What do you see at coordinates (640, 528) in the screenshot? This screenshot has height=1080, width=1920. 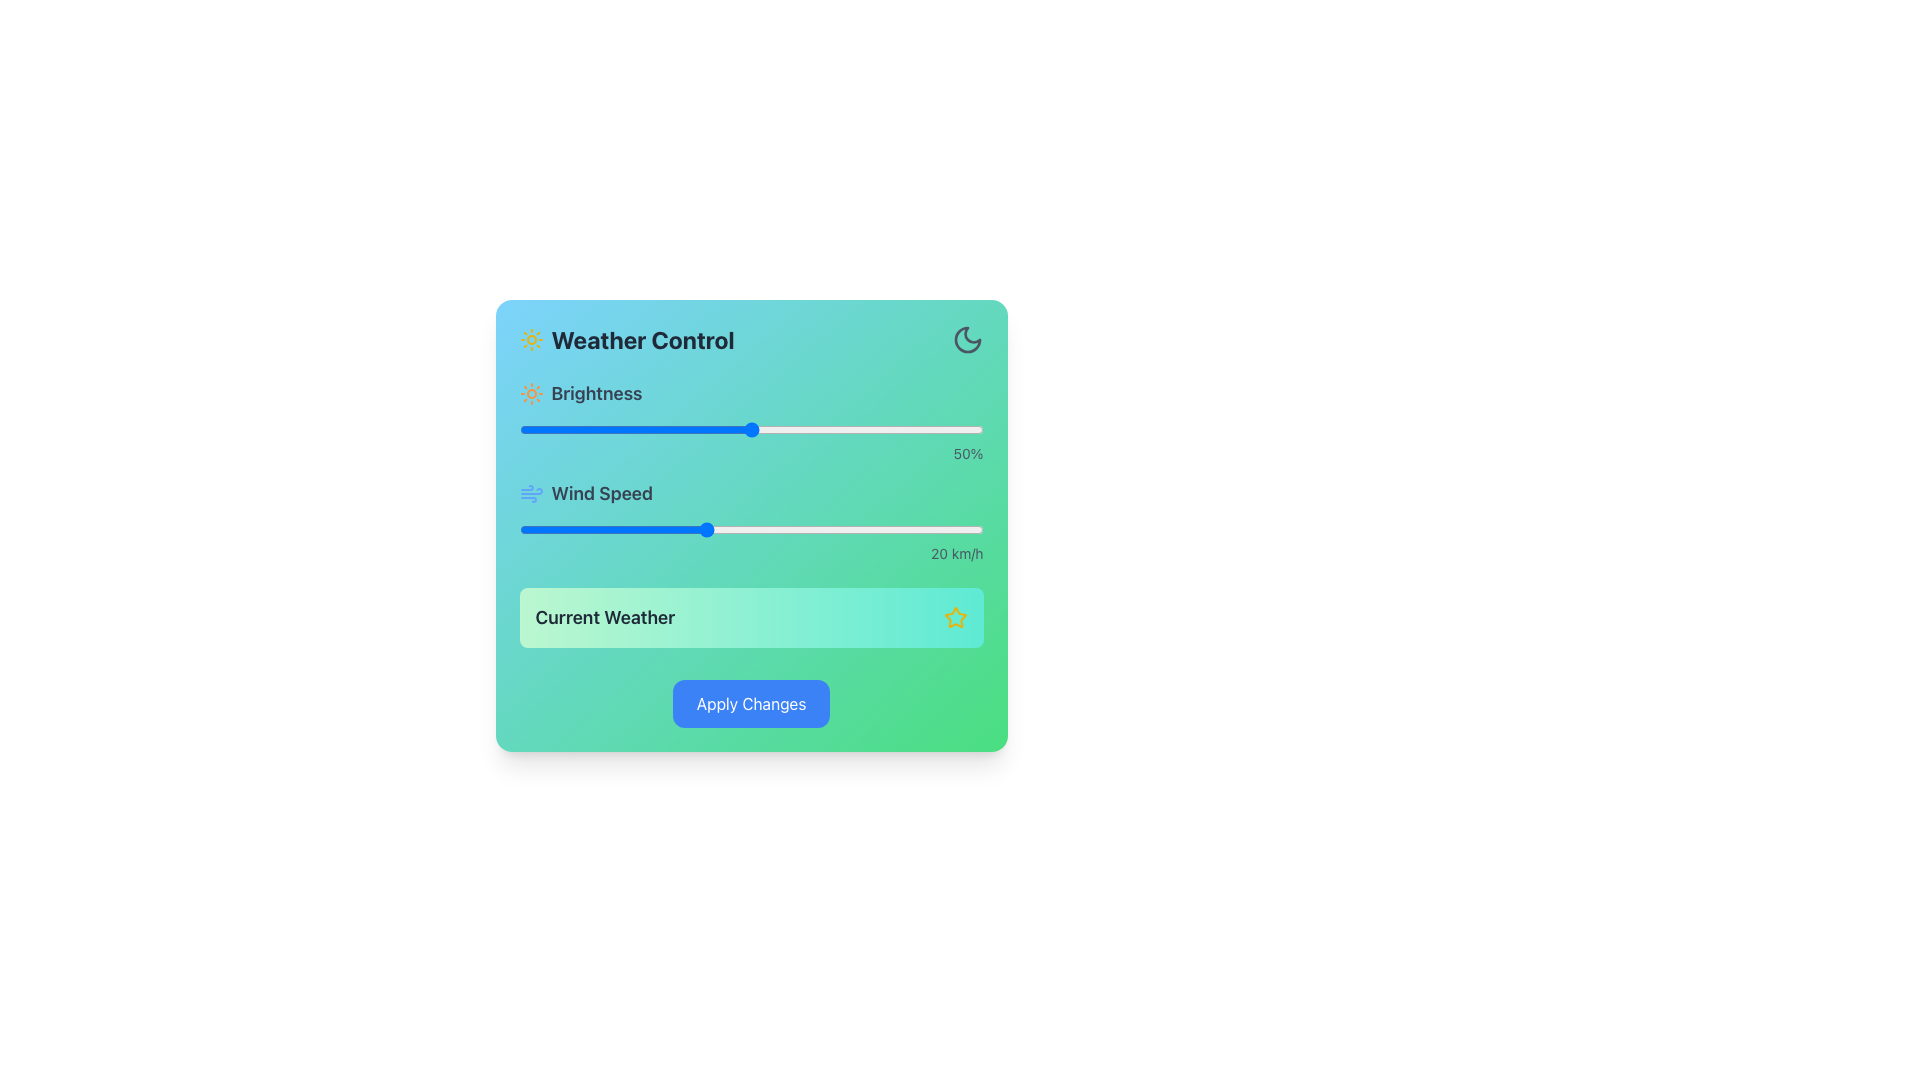 I see `the wind speed` at bounding box center [640, 528].